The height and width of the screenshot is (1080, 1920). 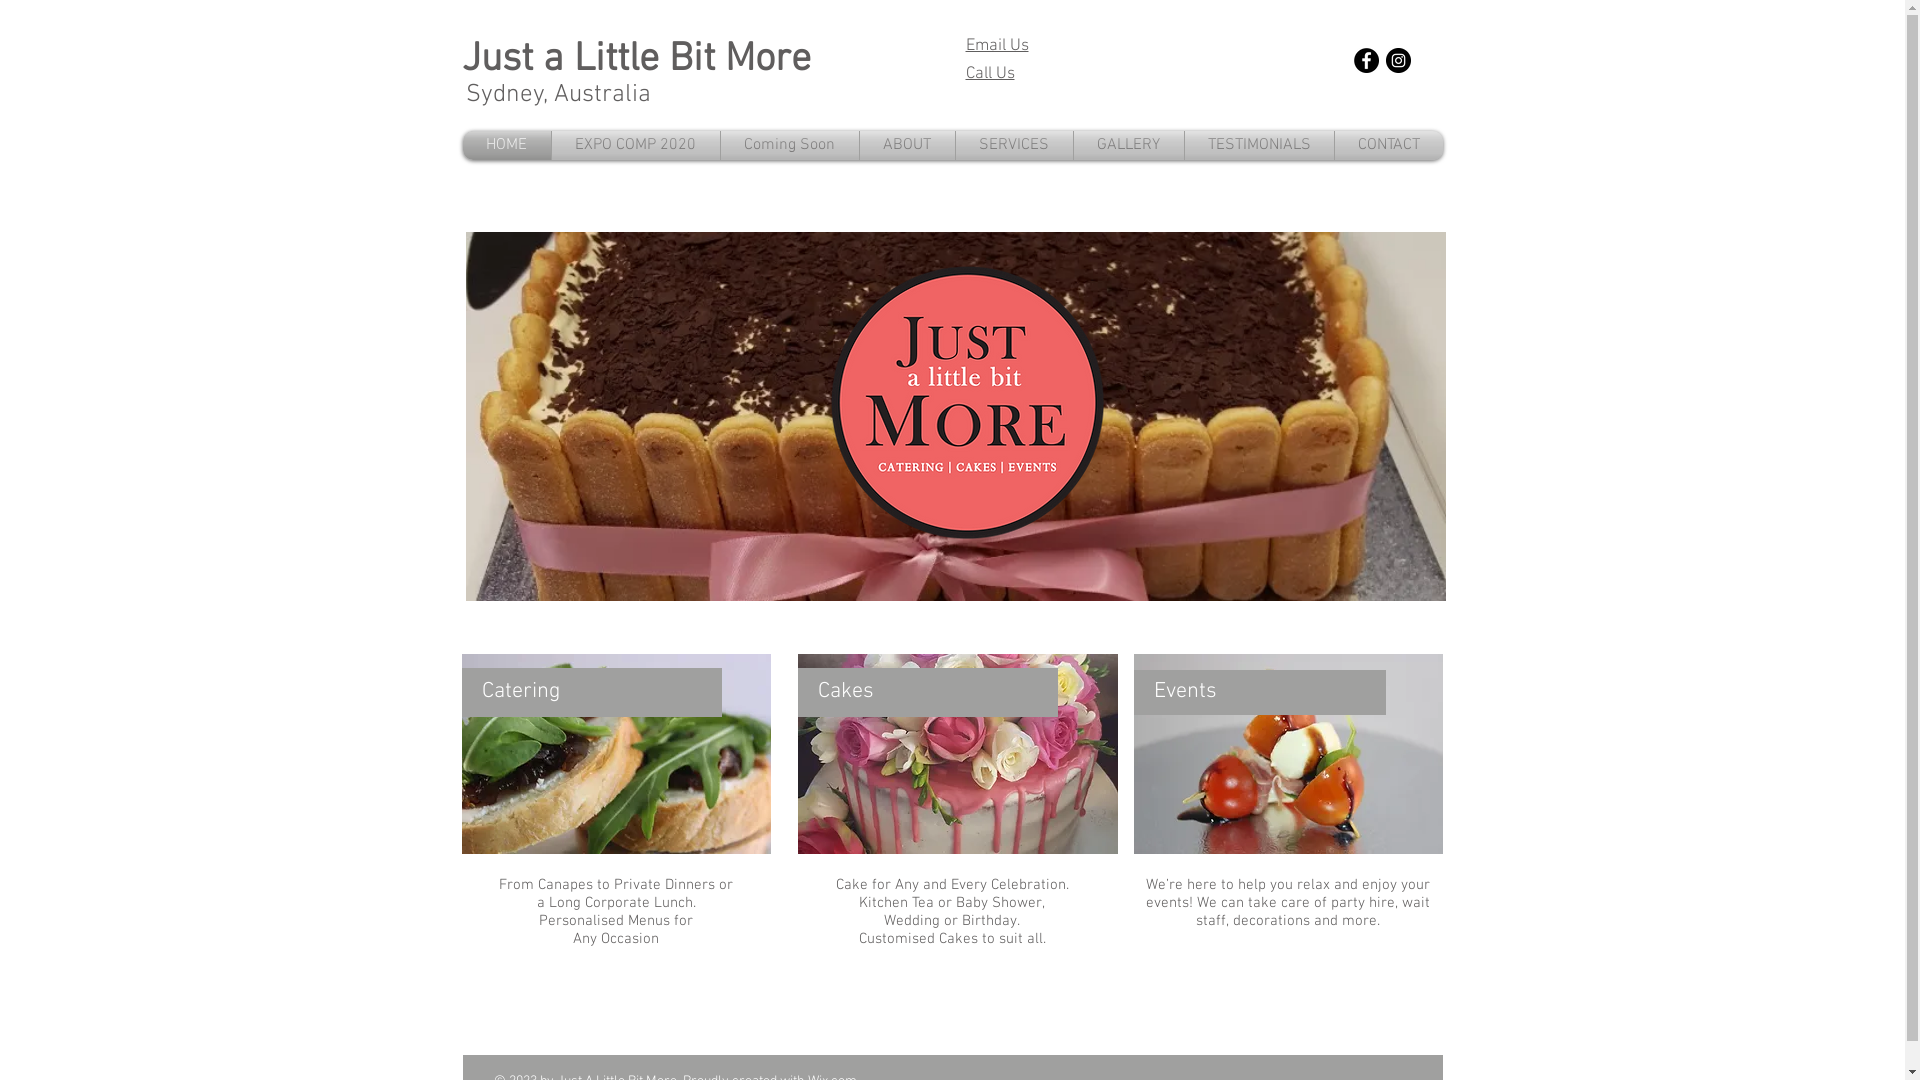 I want to click on 'GALLERY', so click(x=1128, y=144).